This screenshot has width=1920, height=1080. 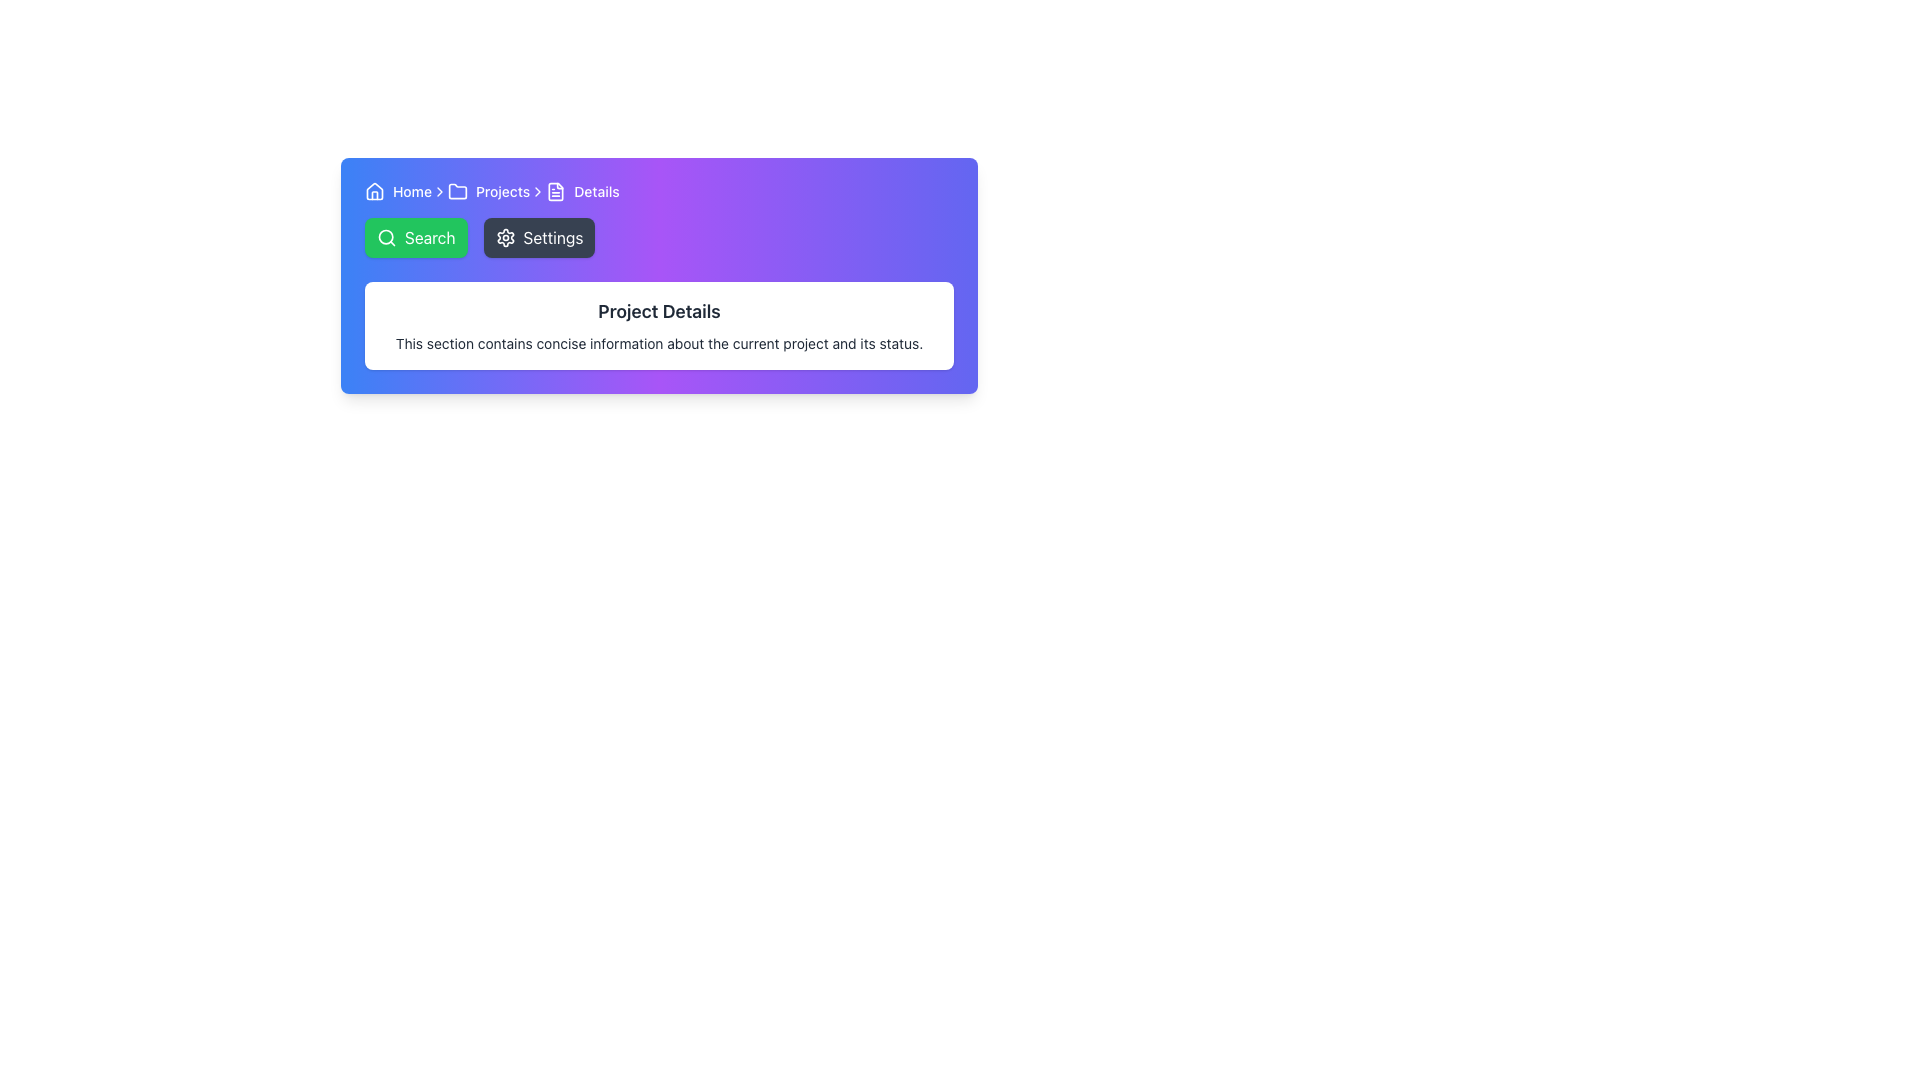 What do you see at coordinates (415, 237) in the screenshot?
I see `the green 'Search' button with a white search icon and text` at bounding box center [415, 237].